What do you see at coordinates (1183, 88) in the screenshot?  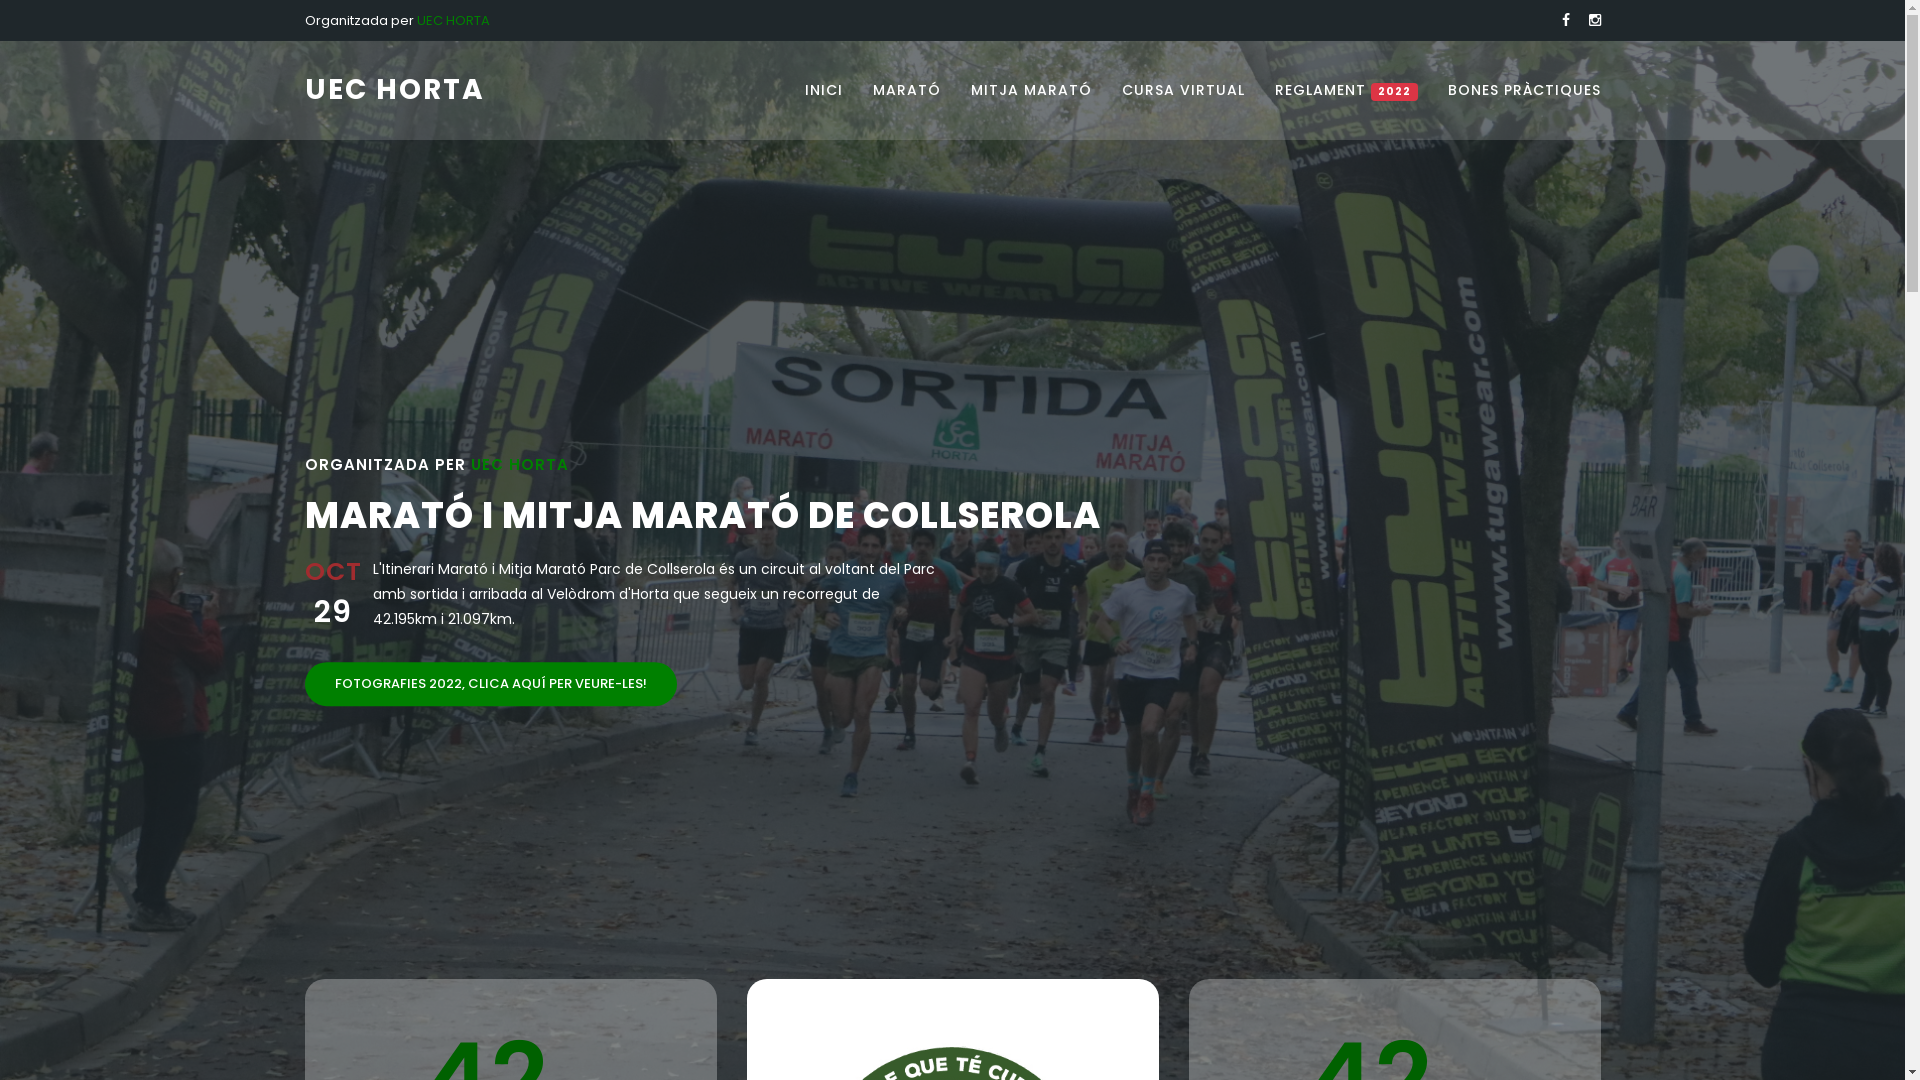 I see `'CURSA VIRTUAL'` at bounding box center [1183, 88].